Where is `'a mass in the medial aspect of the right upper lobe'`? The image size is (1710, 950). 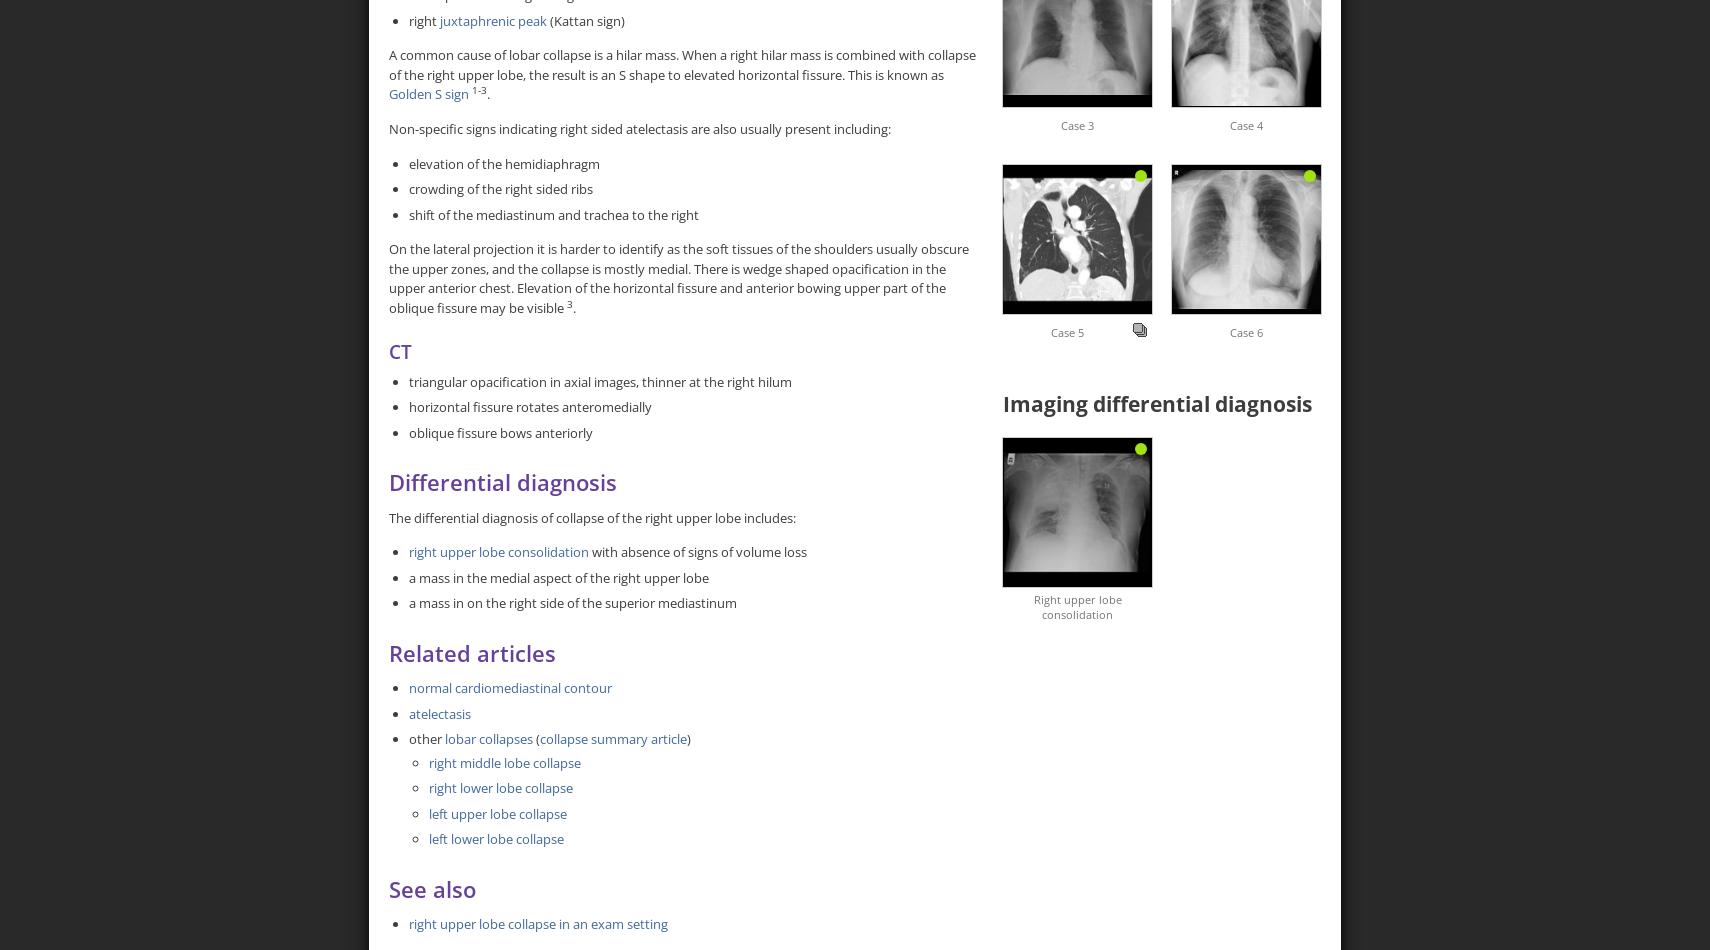 'a mass in the medial aspect of the right upper lobe' is located at coordinates (558, 577).